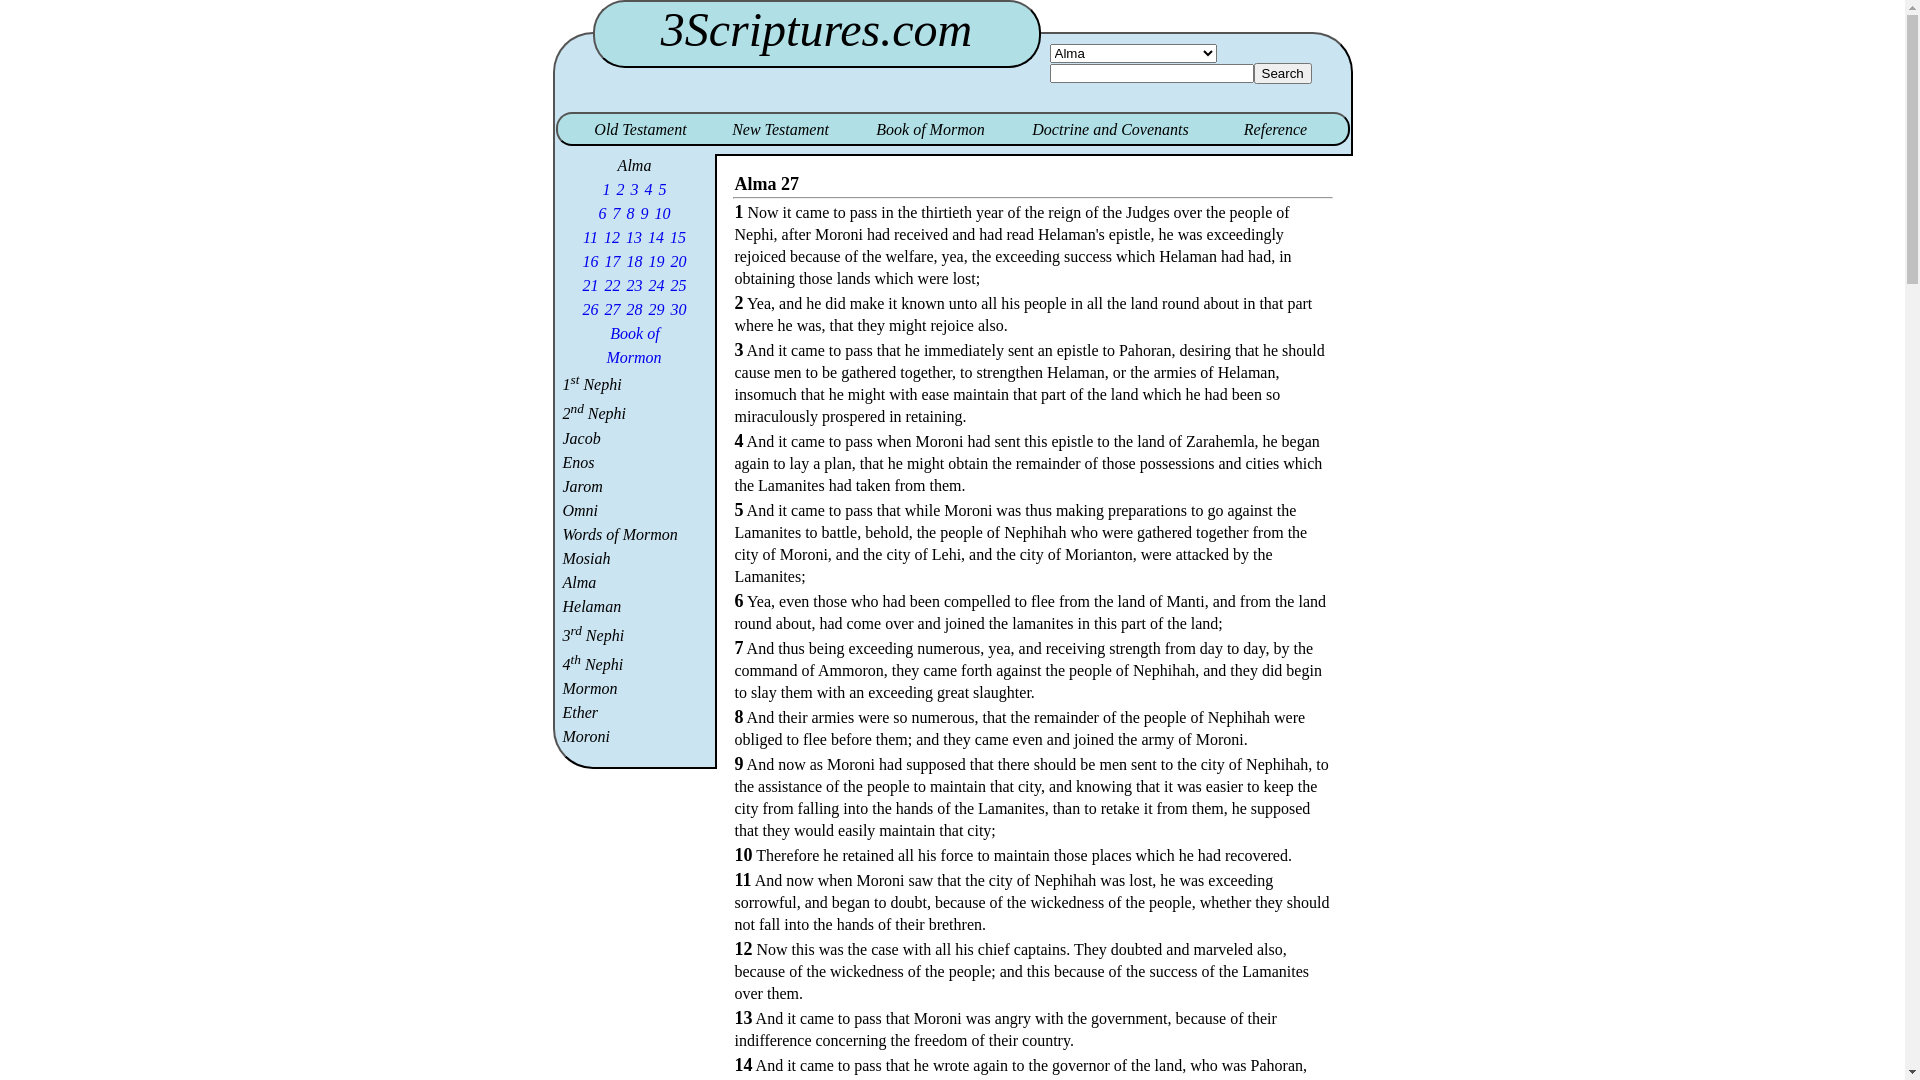  Describe the element at coordinates (677, 236) in the screenshot. I see `'15'` at that location.